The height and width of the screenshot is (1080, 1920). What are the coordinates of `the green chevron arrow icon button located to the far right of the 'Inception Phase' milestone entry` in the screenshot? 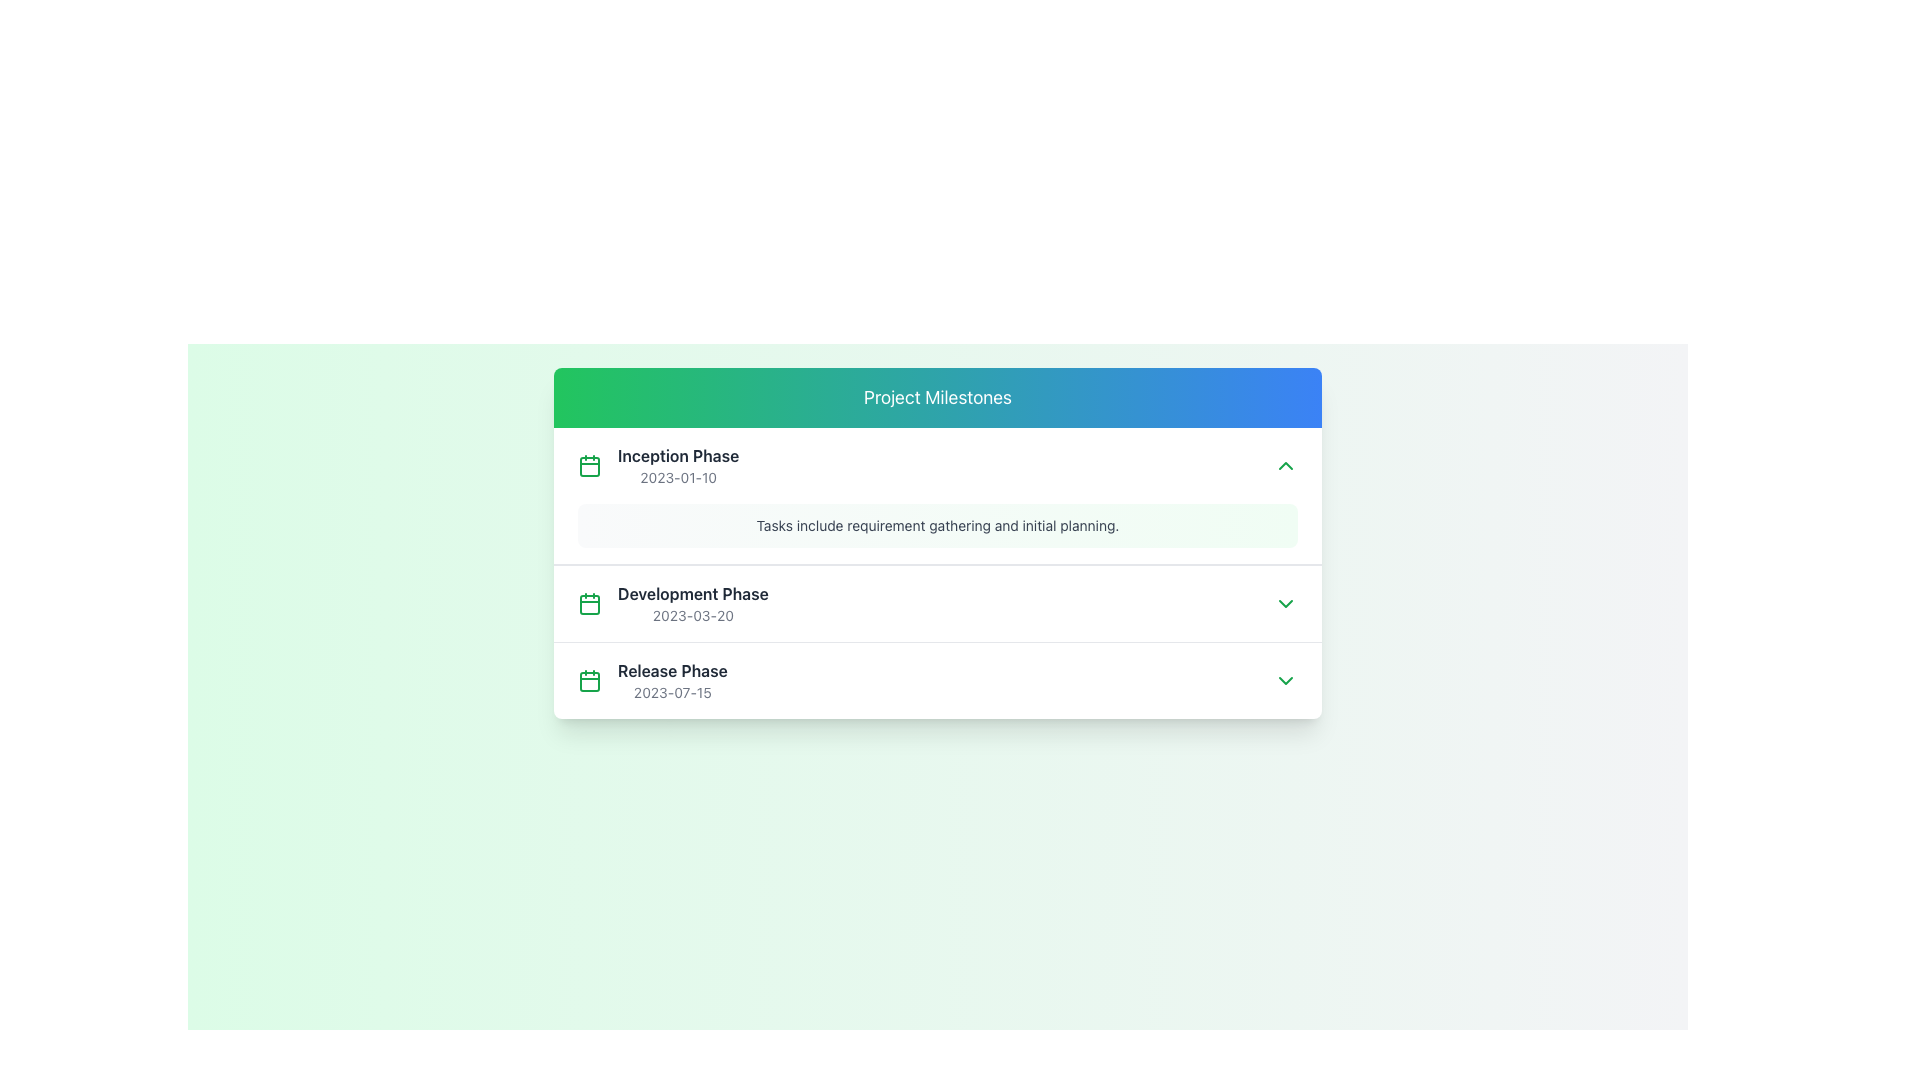 It's located at (1286, 466).